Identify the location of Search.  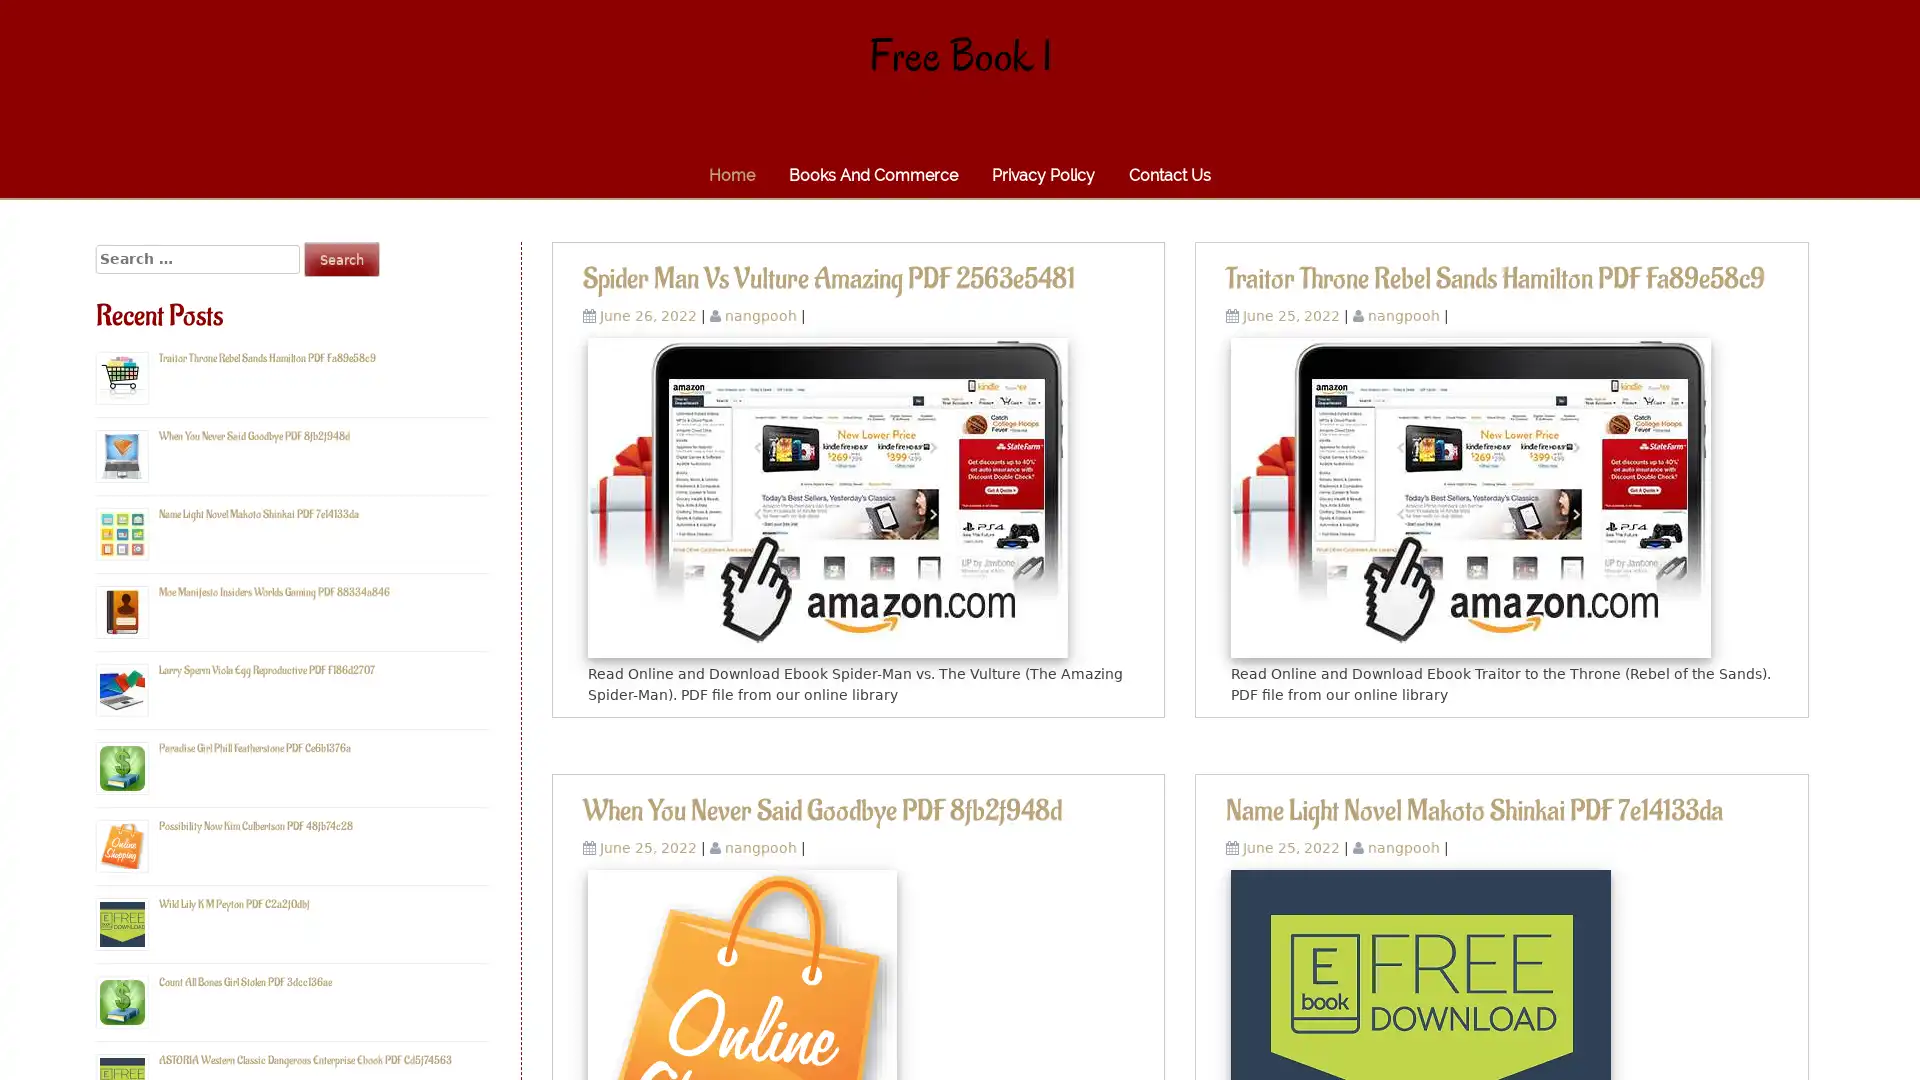
(341, 258).